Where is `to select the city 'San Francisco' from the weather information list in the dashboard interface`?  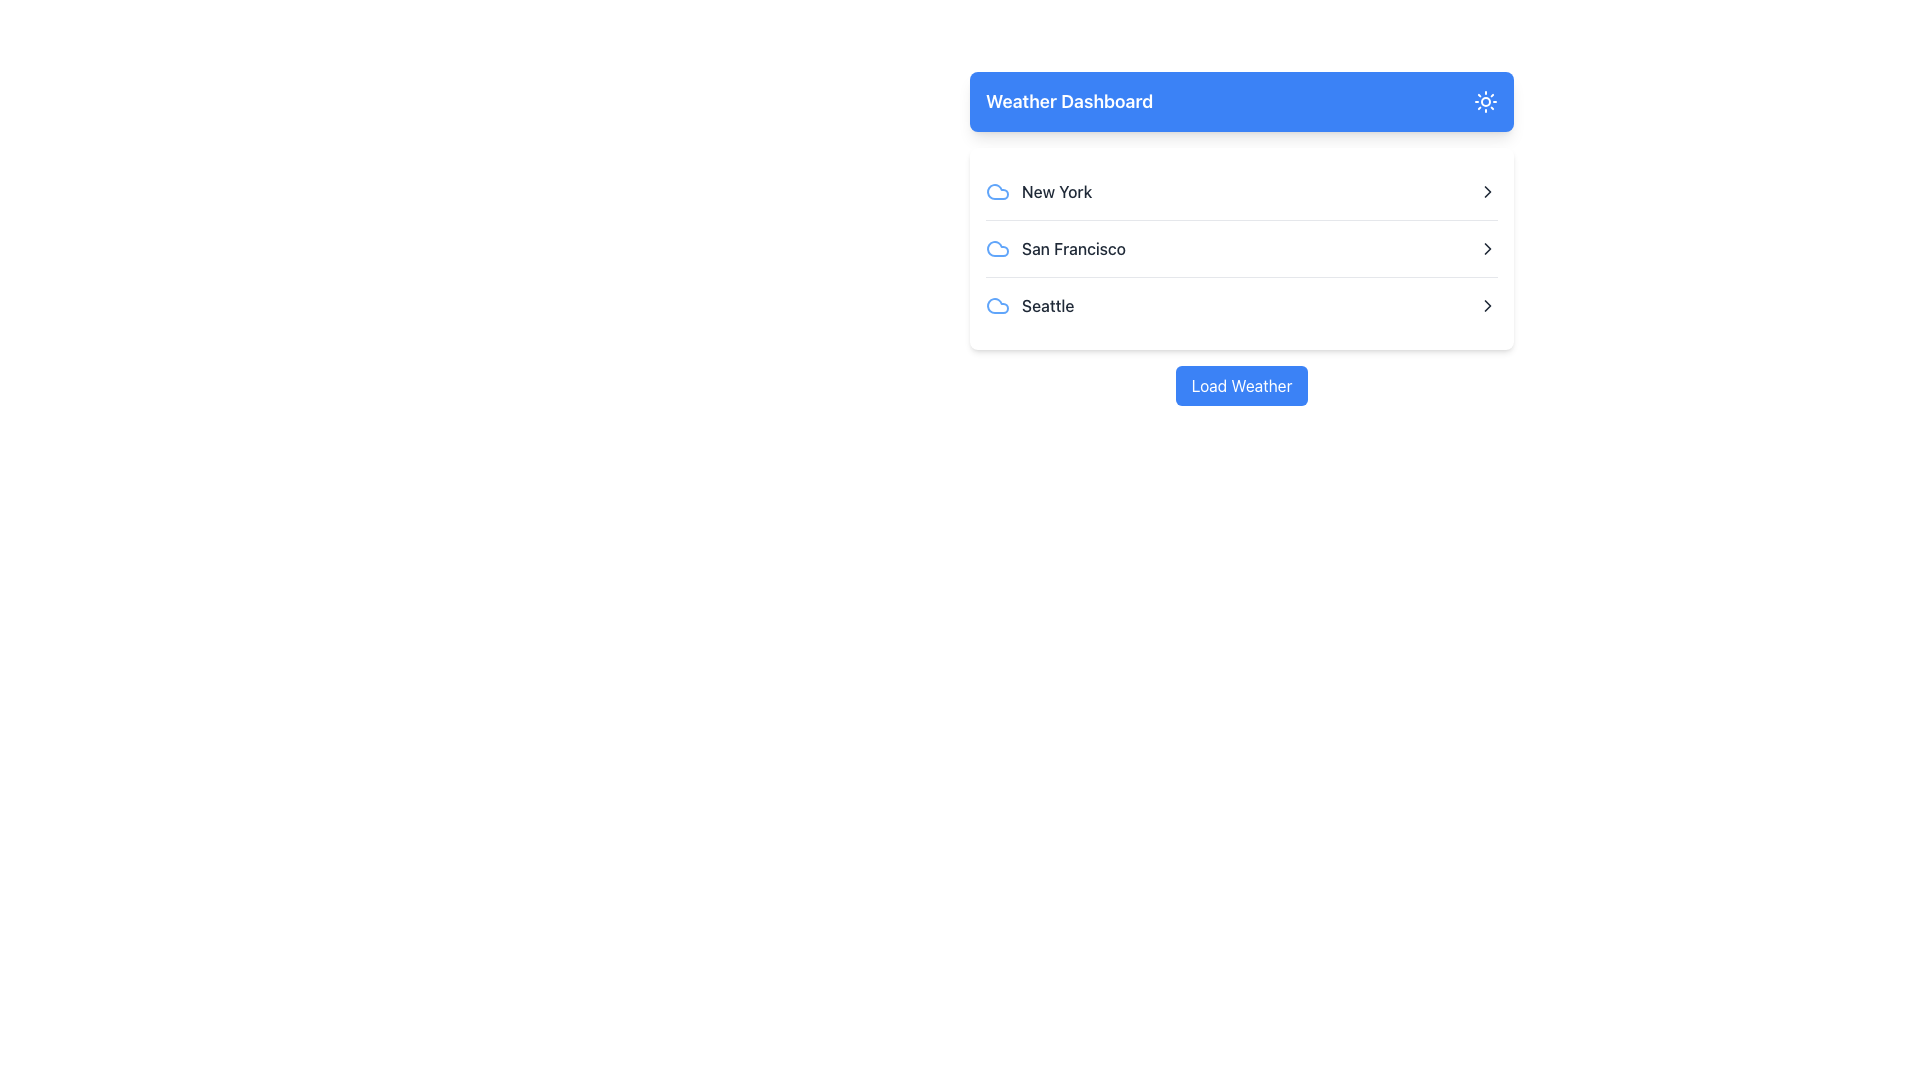
to select the city 'San Francisco' from the weather information list in the dashboard interface is located at coordinates (1241, 238).